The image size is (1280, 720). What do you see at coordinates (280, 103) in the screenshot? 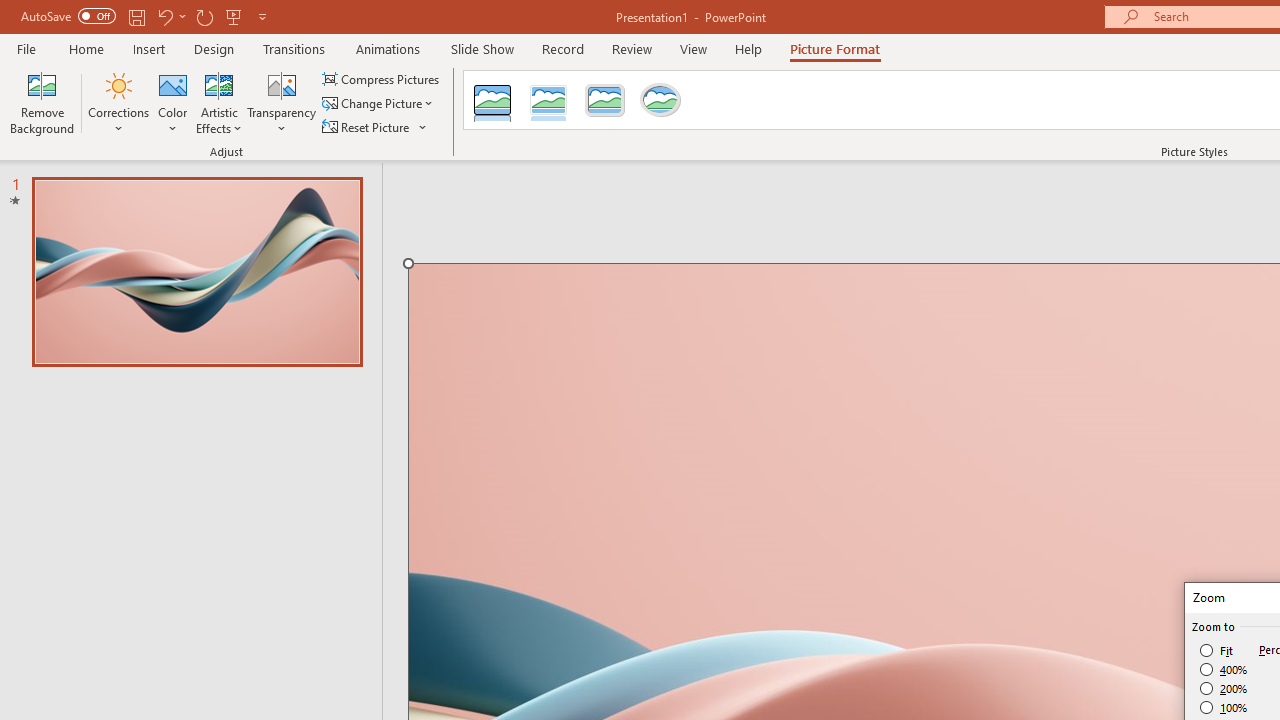
I see `'Transparency'` at bounding box center [280, 103].